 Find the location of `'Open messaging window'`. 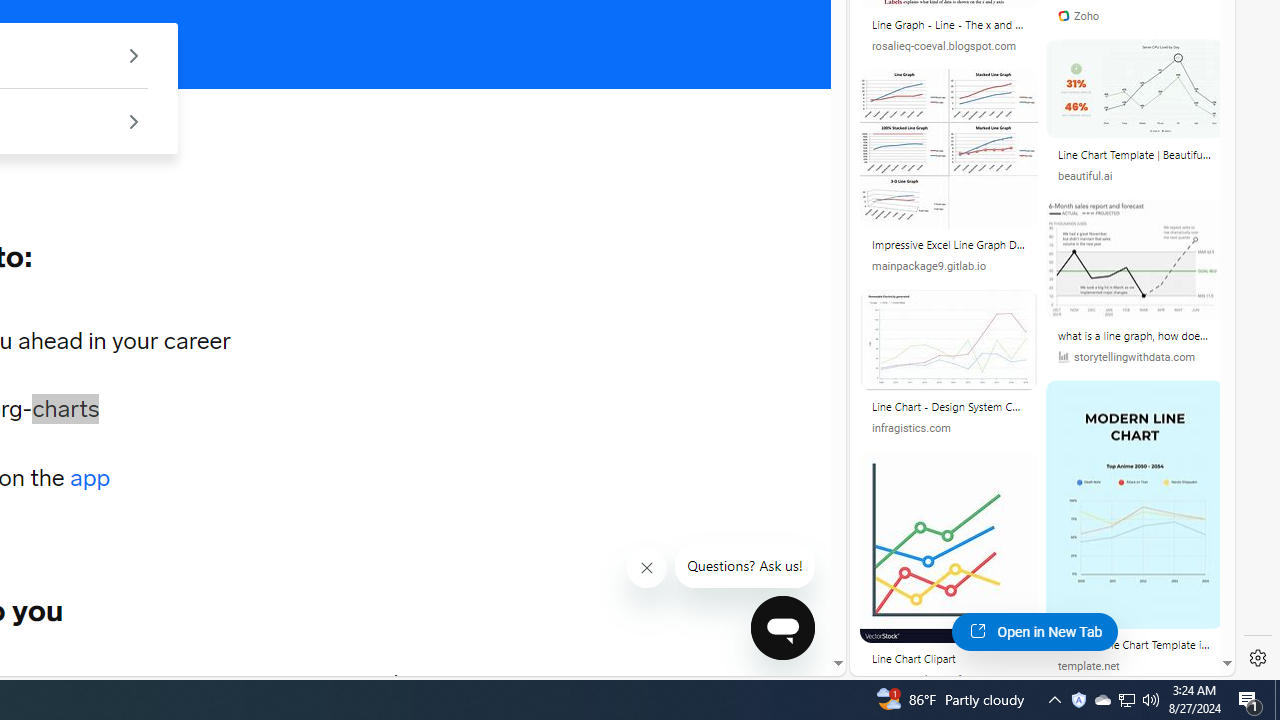

'Open messaging window' is located at coordinates (782, 627).